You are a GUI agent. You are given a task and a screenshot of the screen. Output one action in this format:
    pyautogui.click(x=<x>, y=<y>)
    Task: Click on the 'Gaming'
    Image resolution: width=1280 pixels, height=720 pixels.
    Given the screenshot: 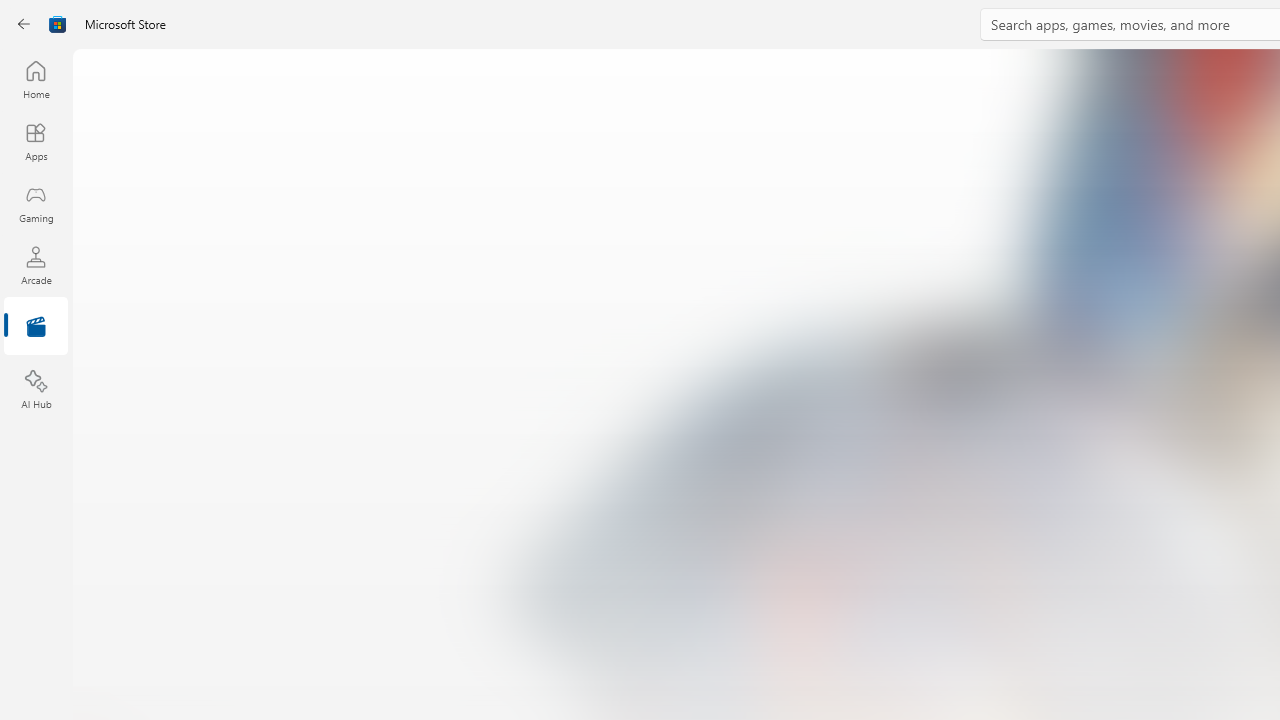 What is the action you would take?
    pyautogui.click(x=35, y=203)
    